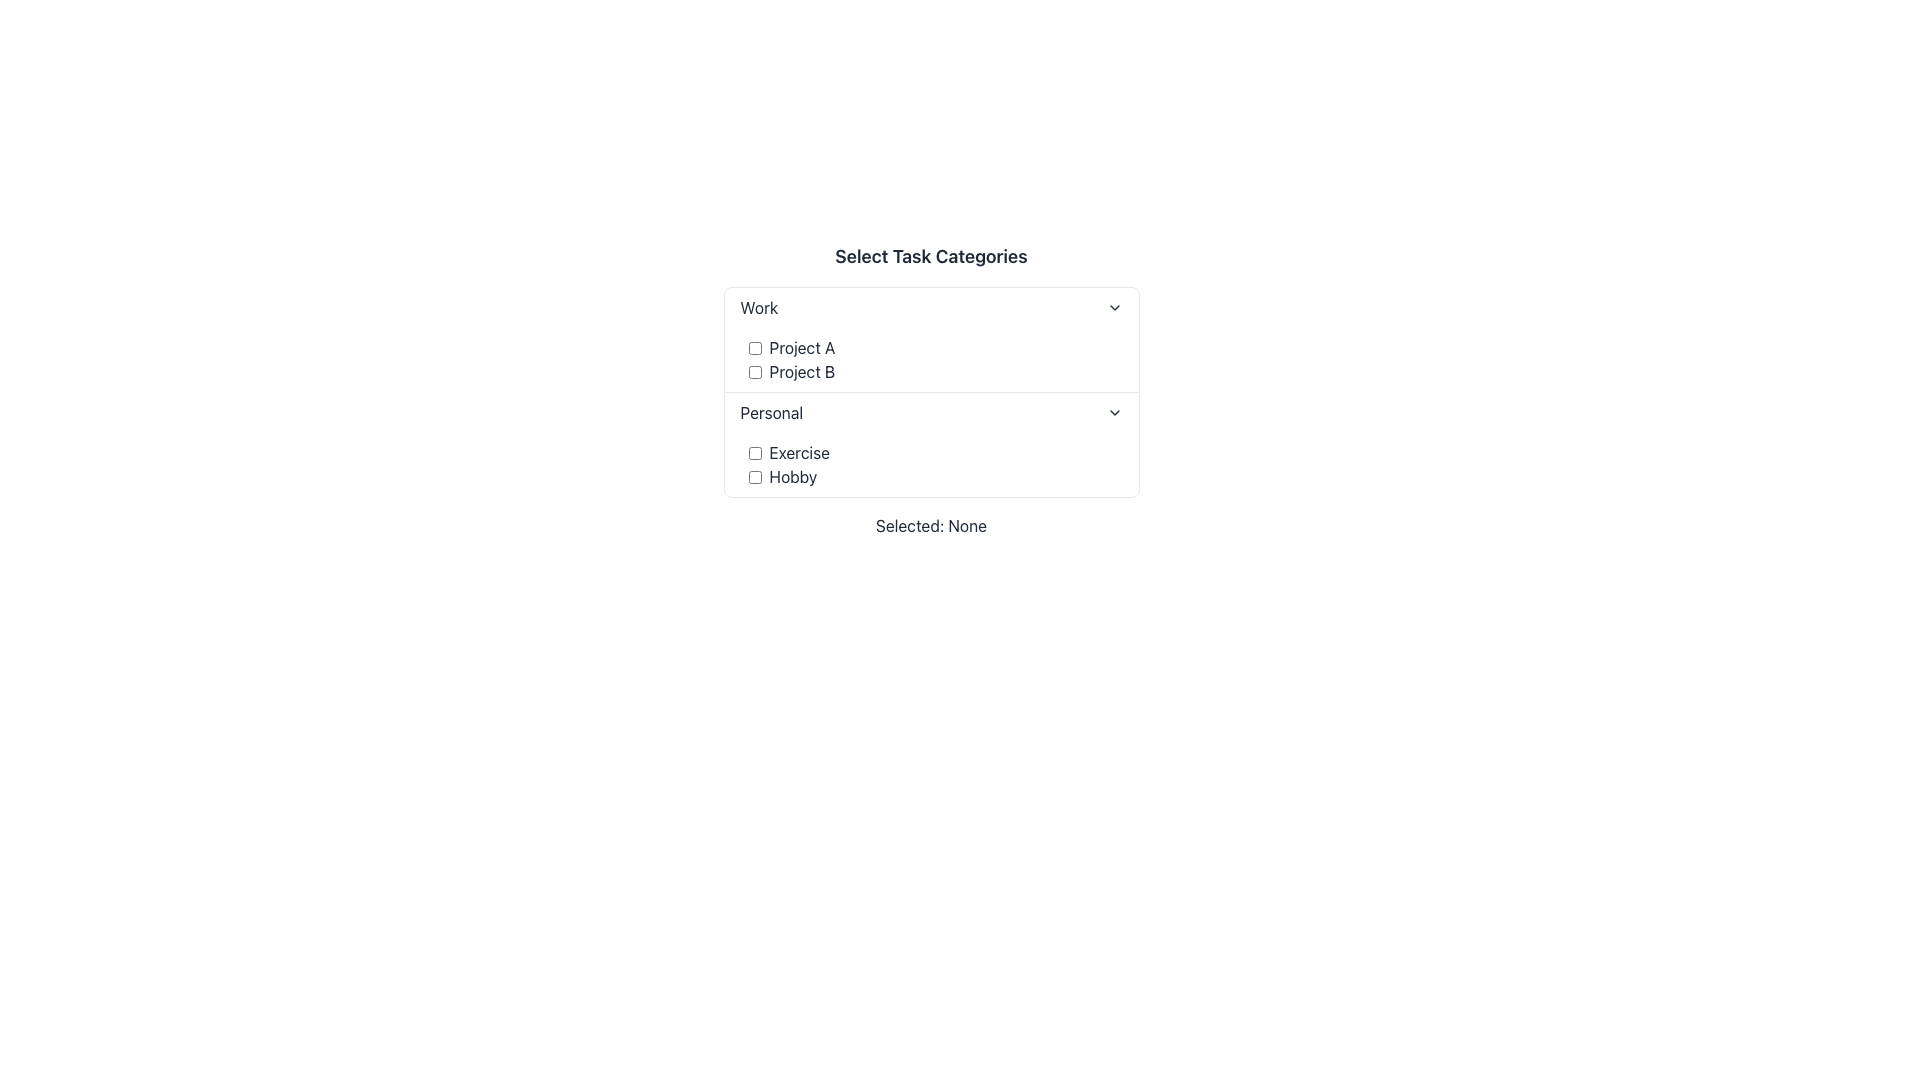 This screenshot has height=1080, width=1920. Describe the element at coordinates (802, 346) in the screenshot. I see `the Text label associated with the checkbox in the 'Work' category section to provide descriptive text for the checkbox` at that location.